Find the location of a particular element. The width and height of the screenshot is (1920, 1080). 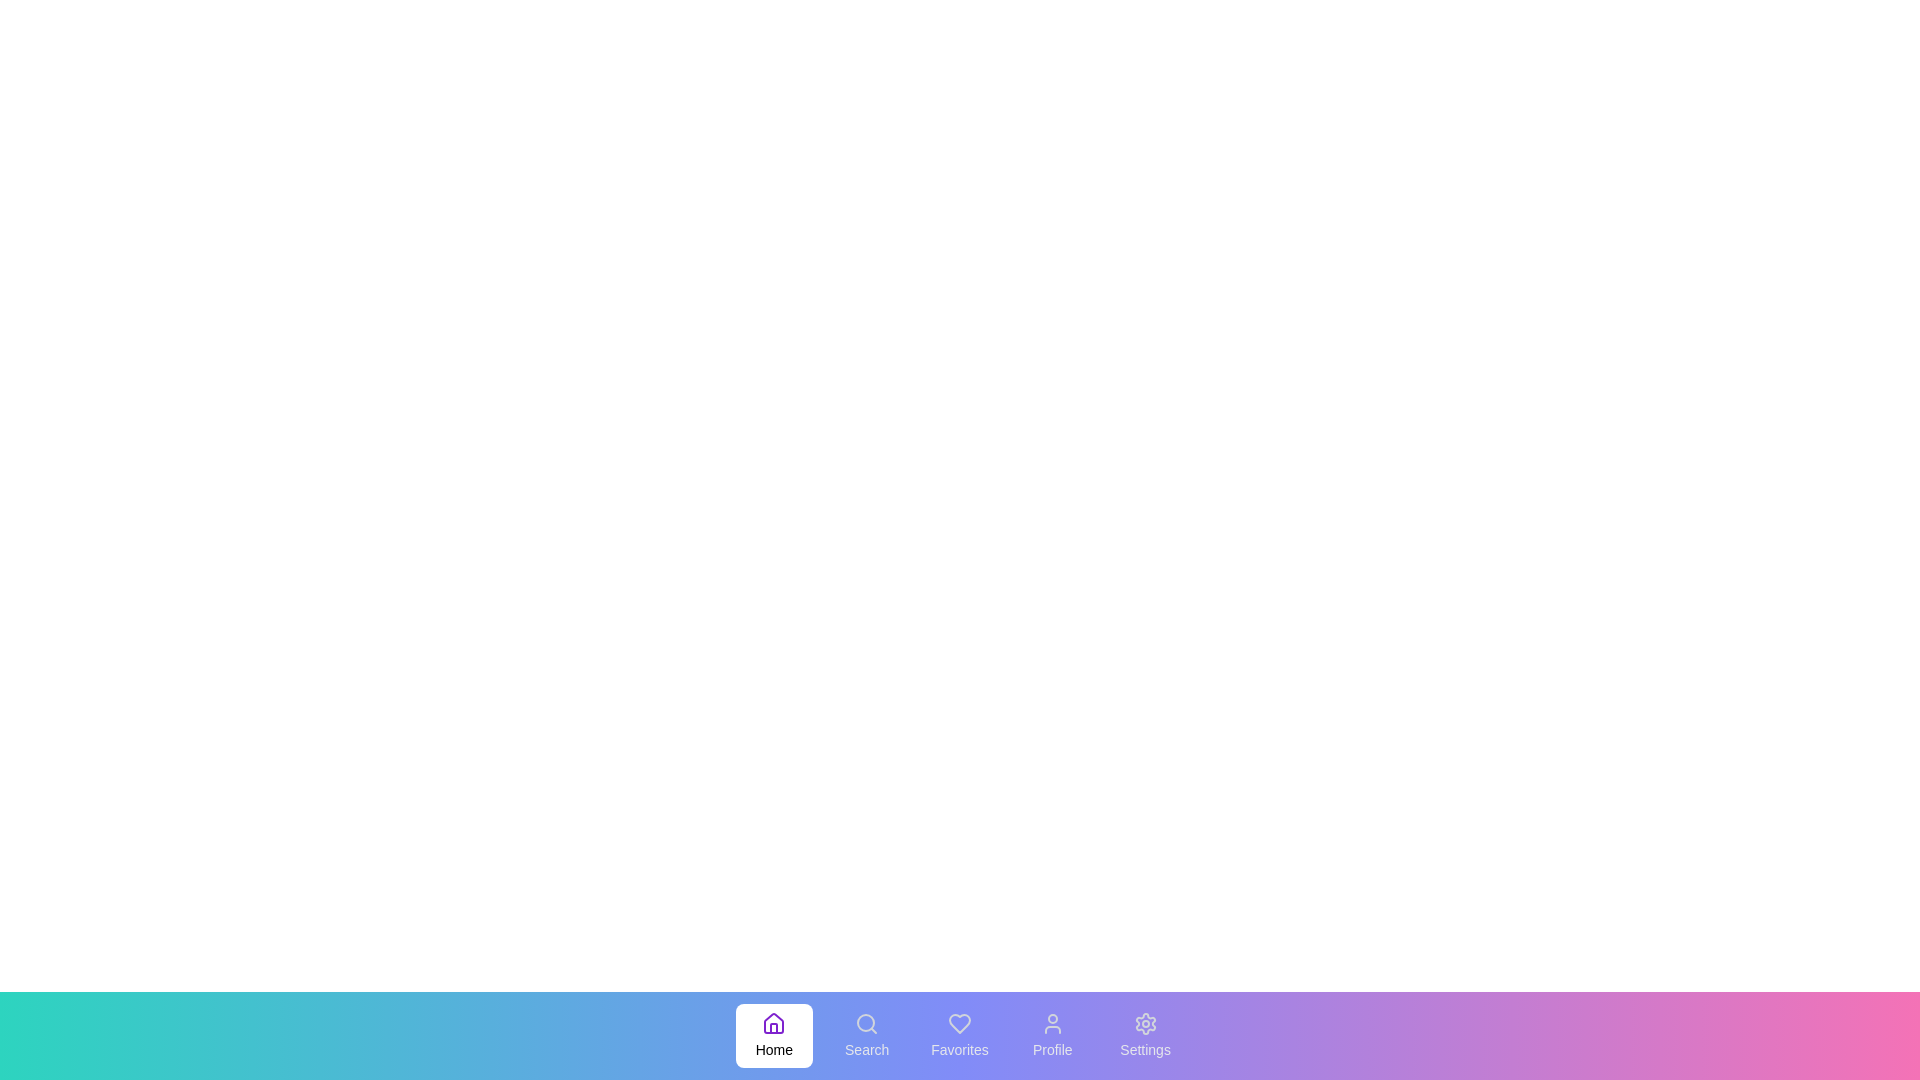

the menu item Settings by clicking on it is located at coordinates (1145, 1035).